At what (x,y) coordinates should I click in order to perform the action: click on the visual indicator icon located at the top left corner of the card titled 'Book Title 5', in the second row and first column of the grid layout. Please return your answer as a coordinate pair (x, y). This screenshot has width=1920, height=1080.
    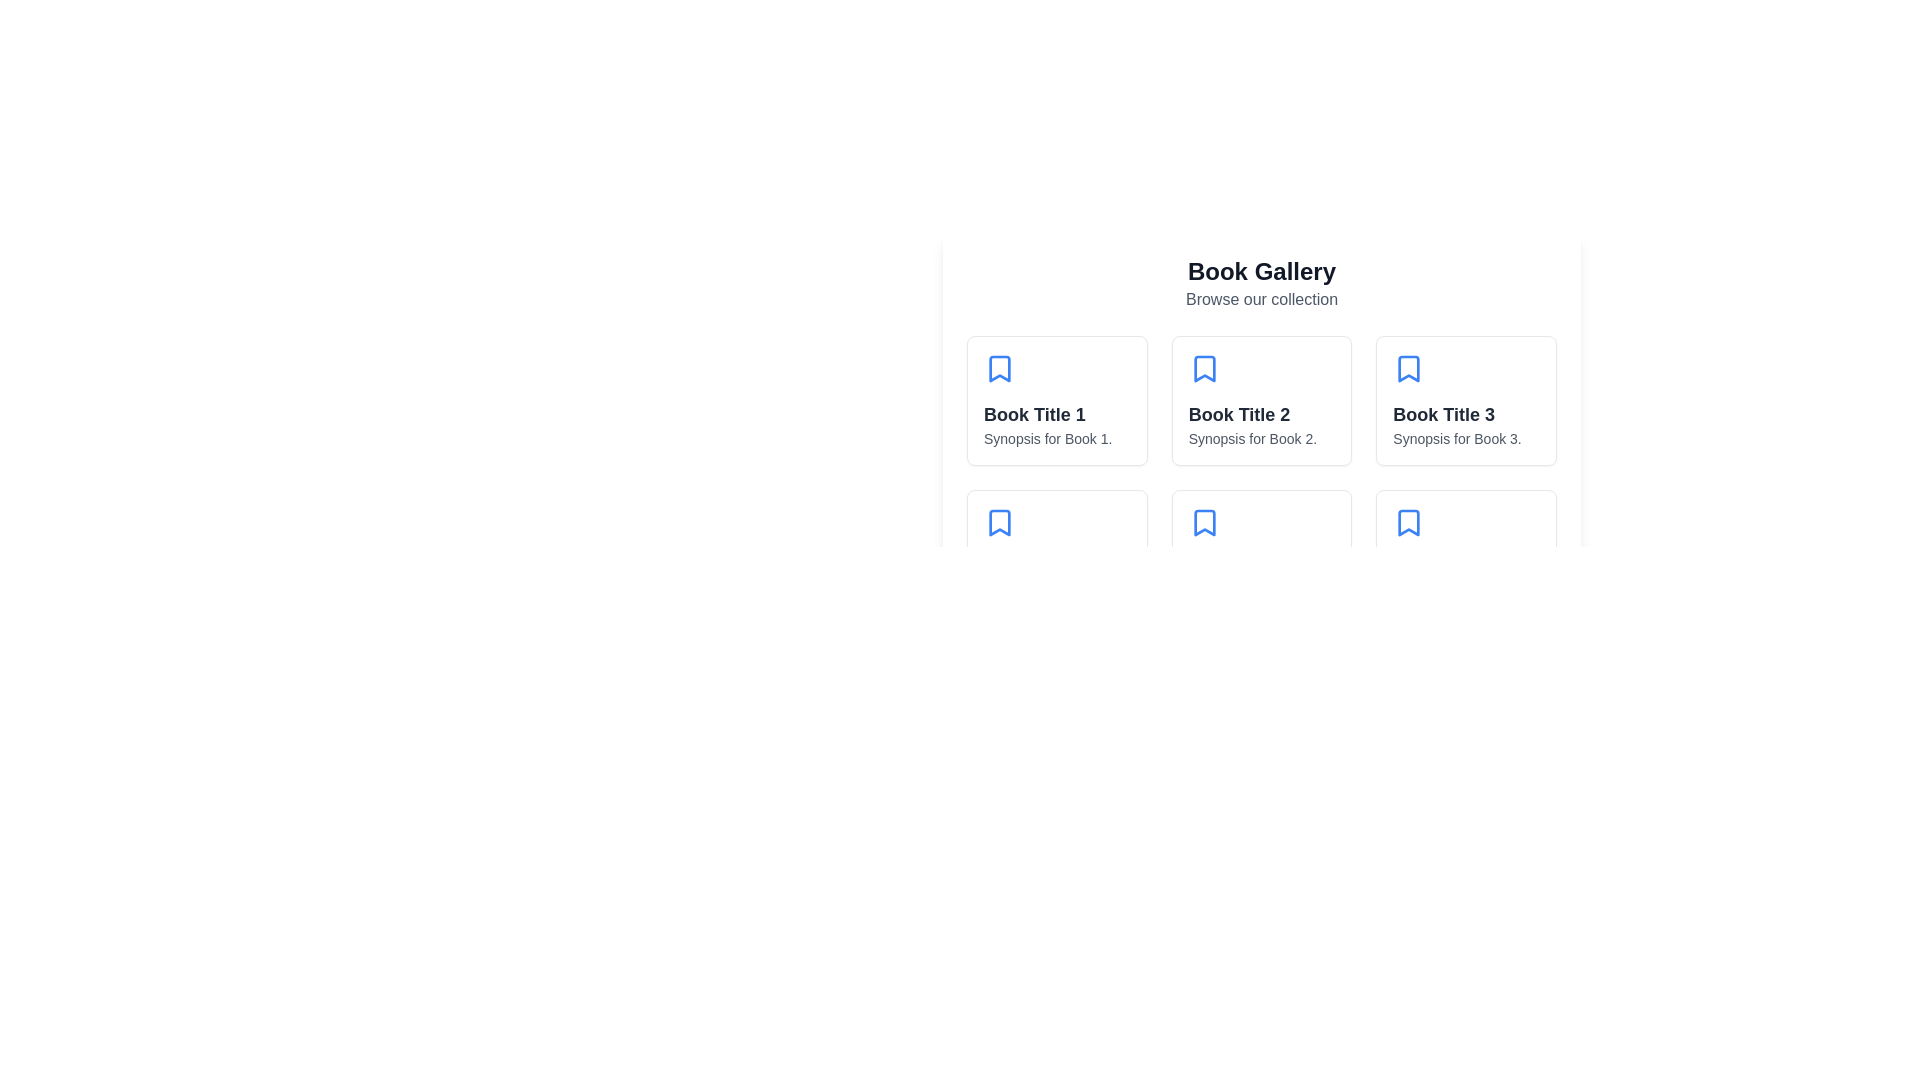
    Looking at the image, I should click on (1203, 522).